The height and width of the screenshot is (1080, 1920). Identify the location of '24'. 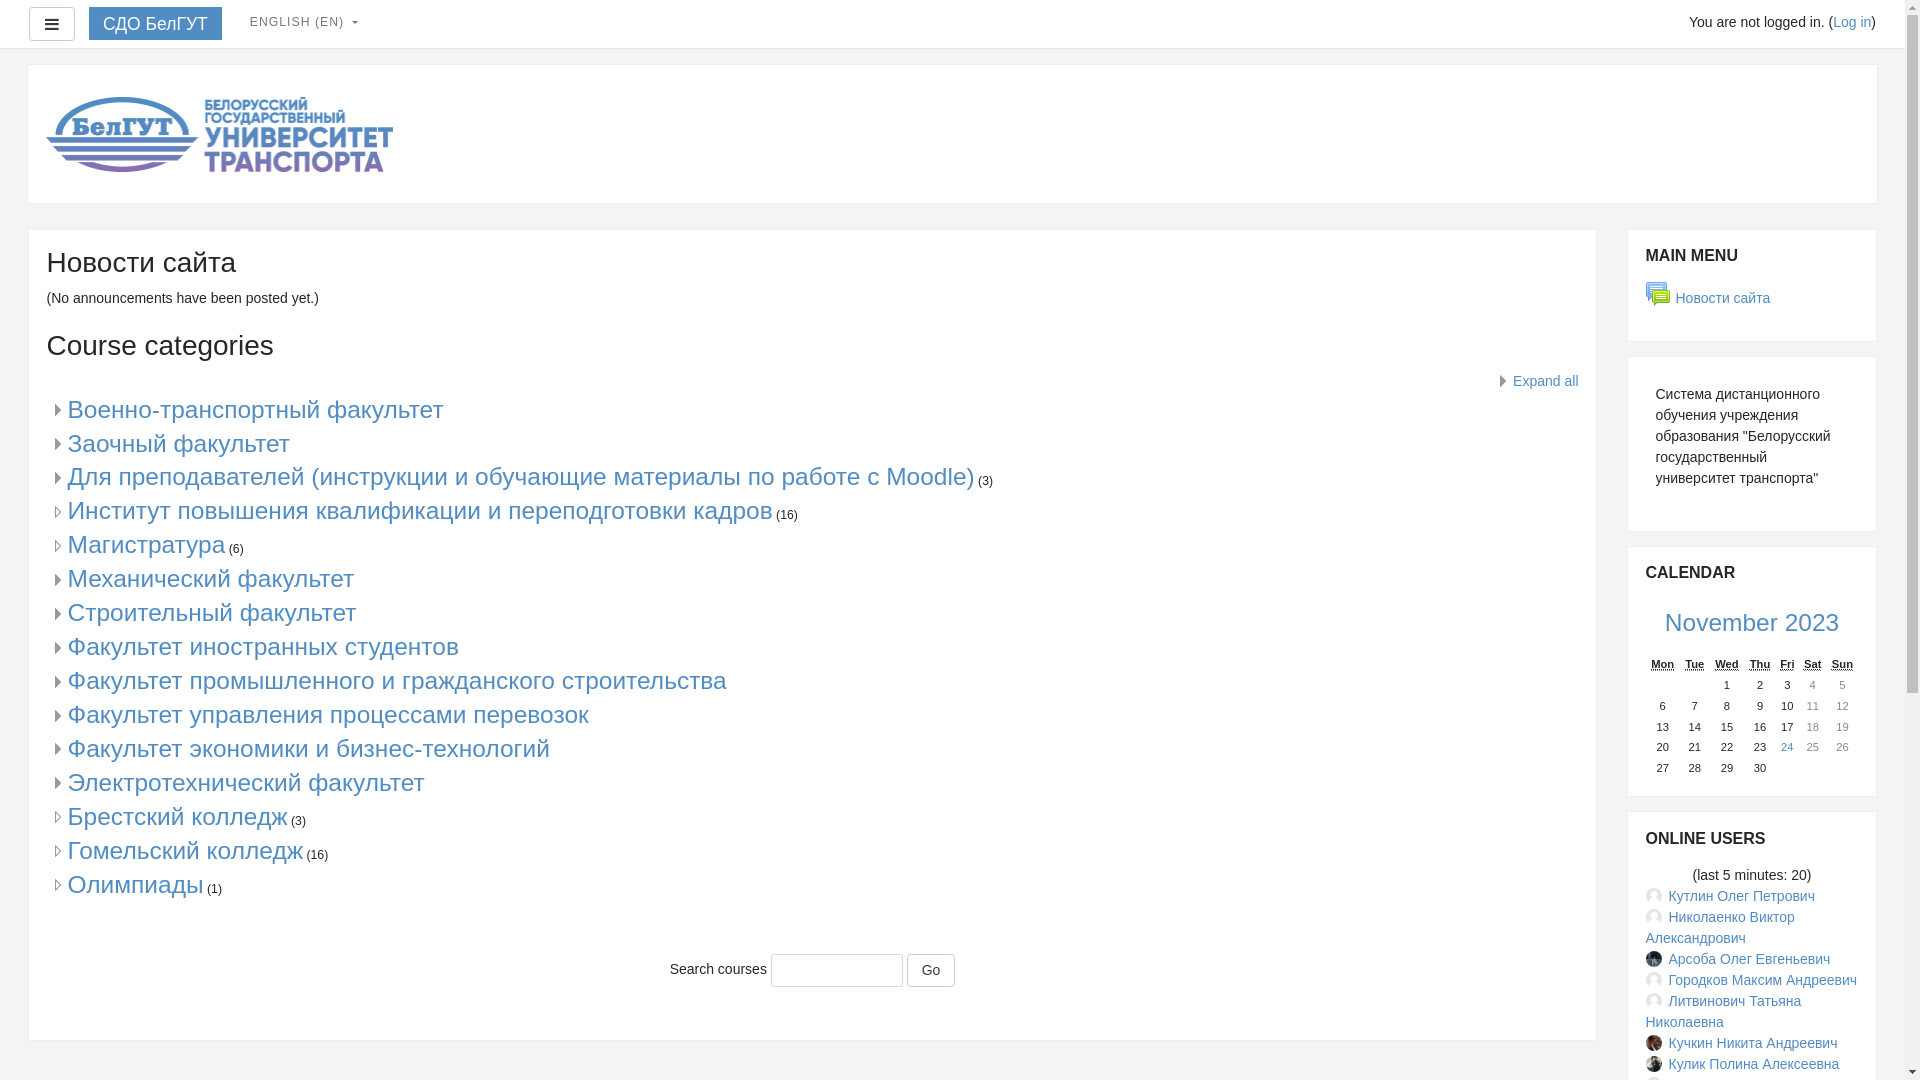
(1787, 747).